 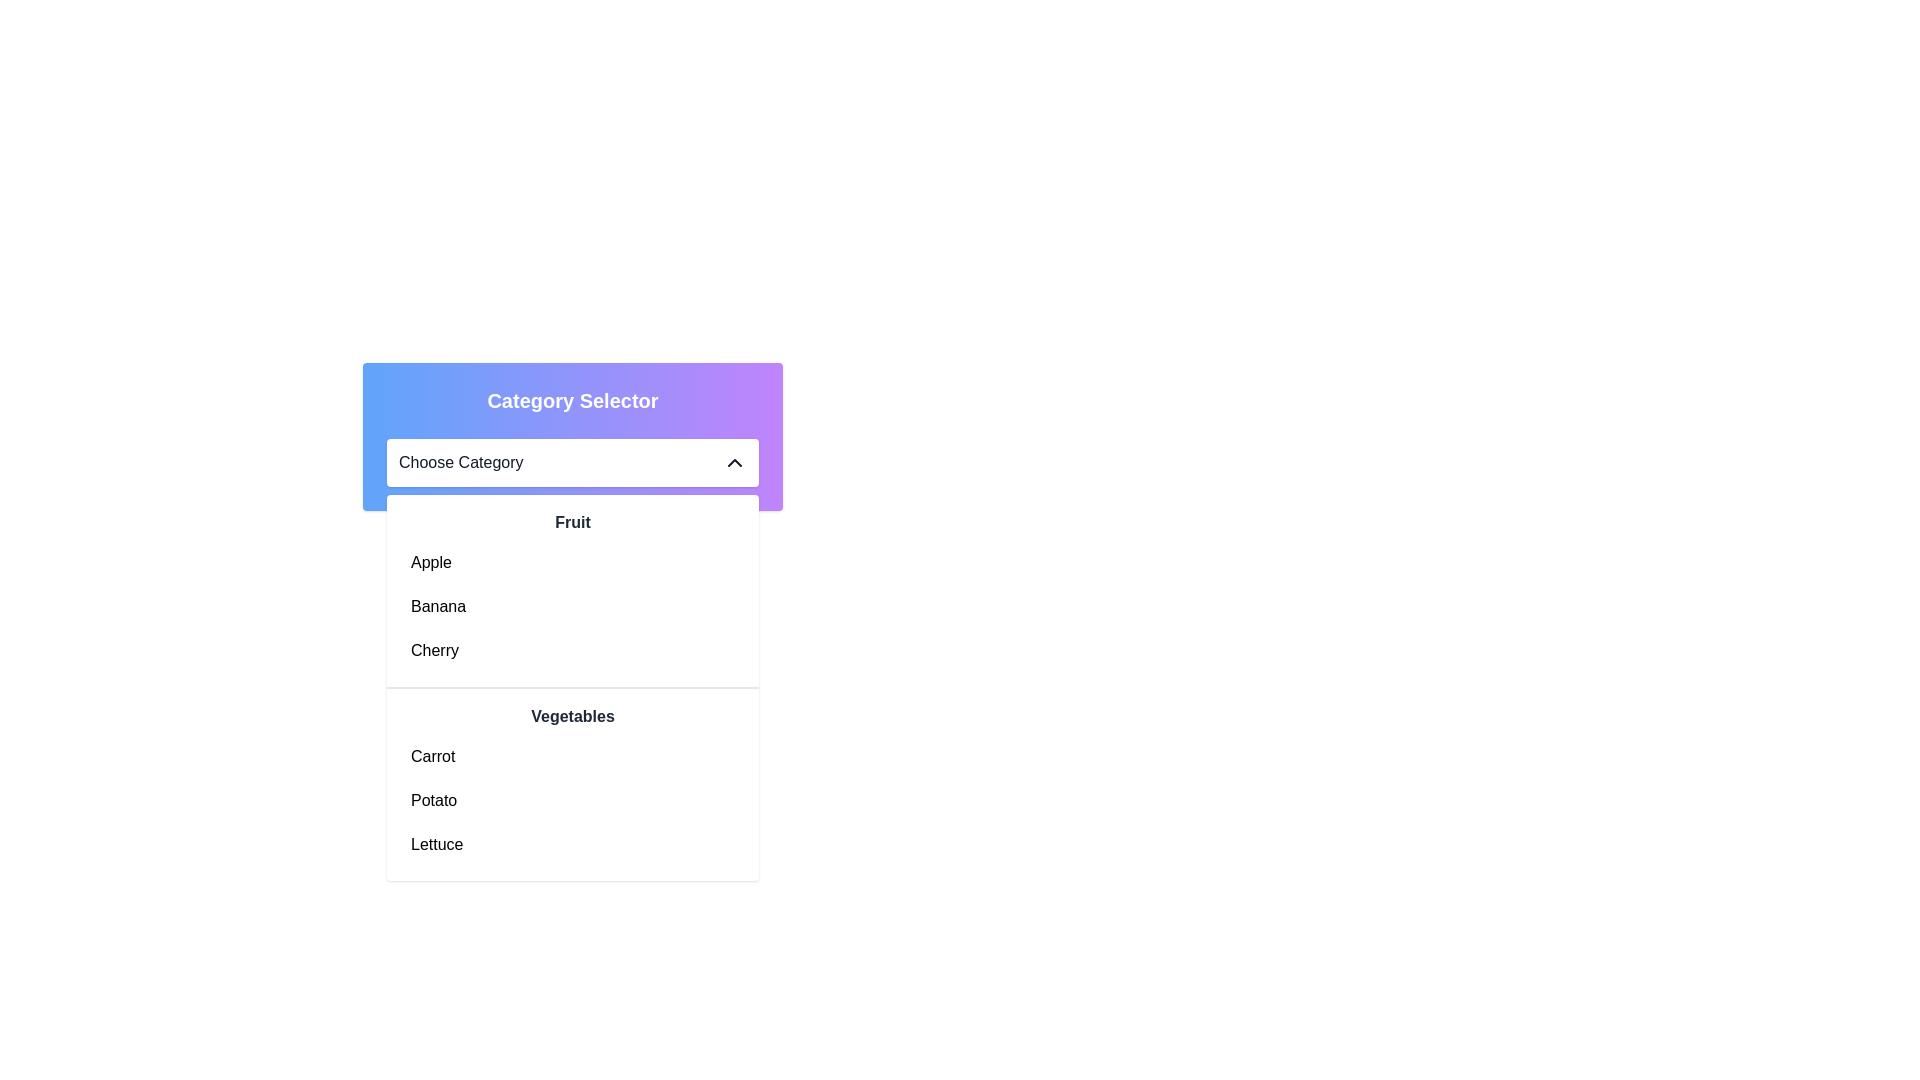 I want to click on the 'Vegetables' list of items, specifically, so click(x=571, y=800).